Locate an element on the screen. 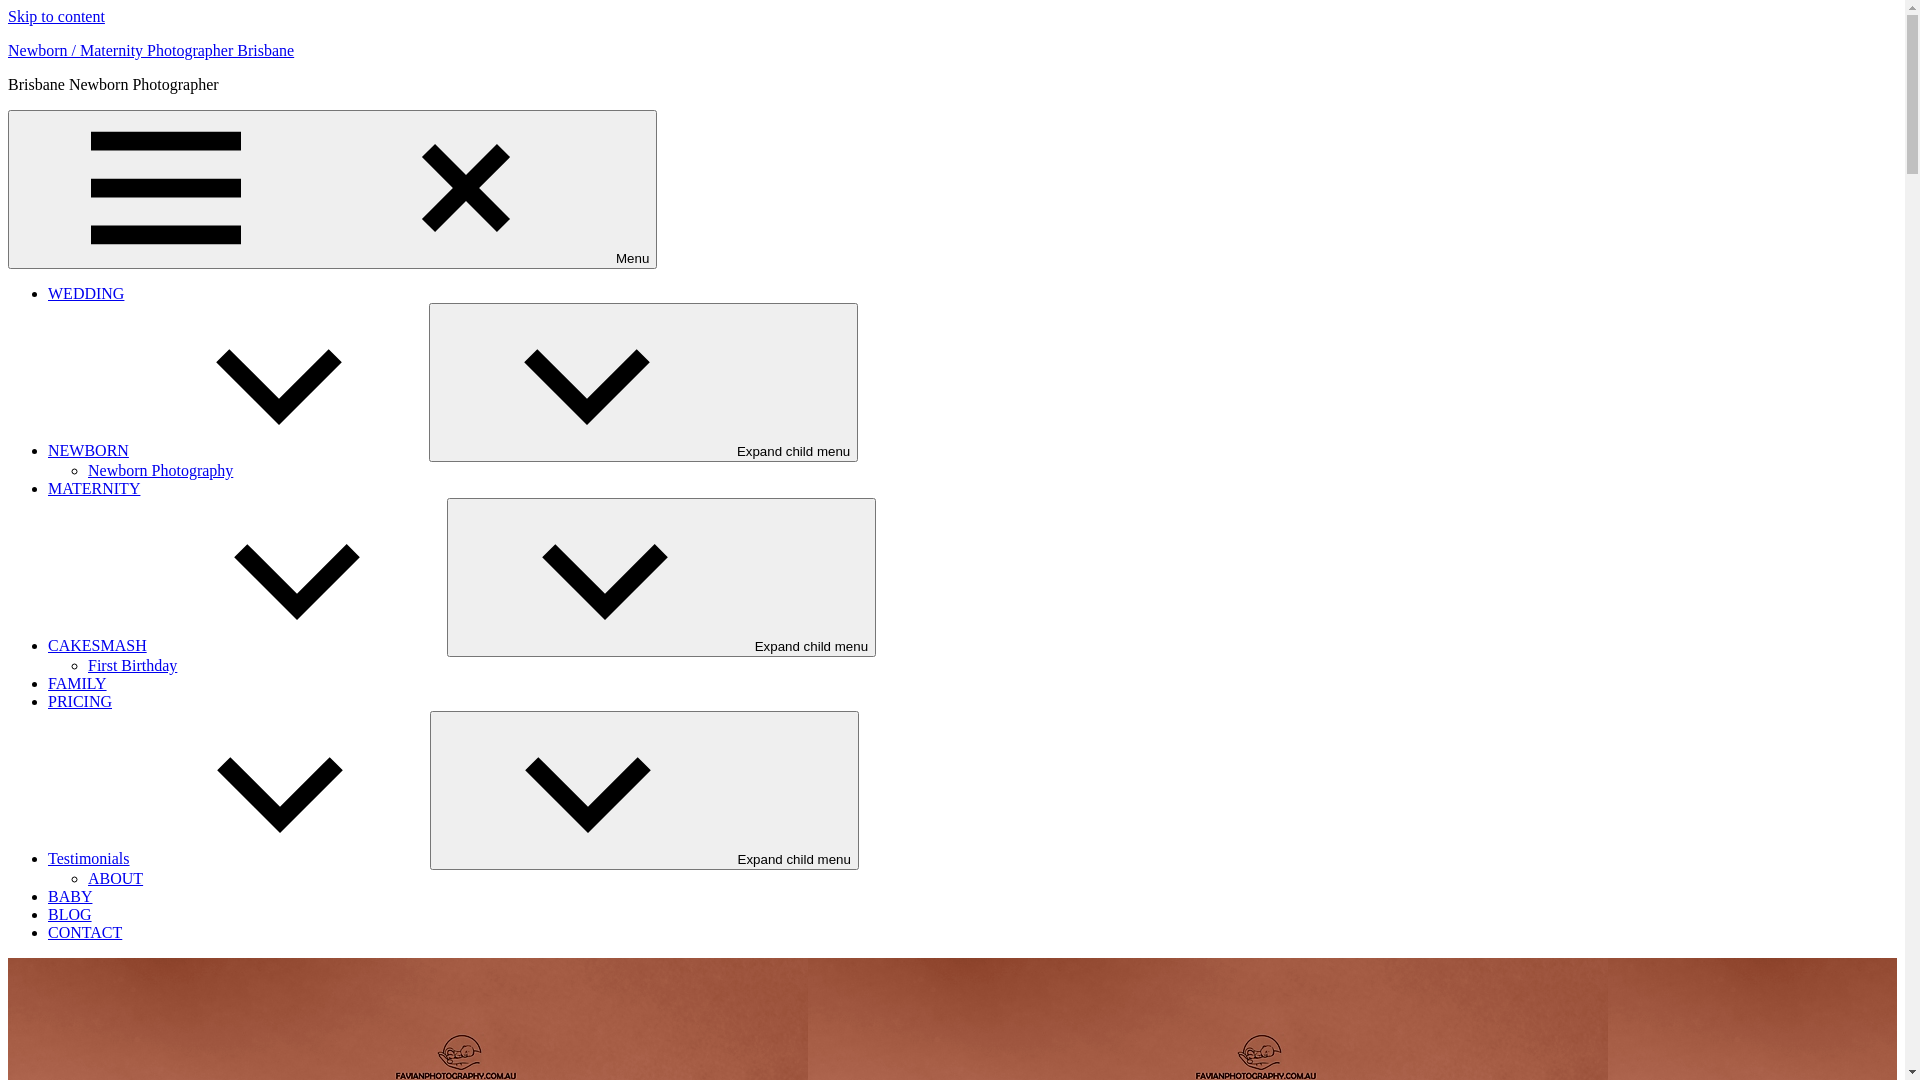 The image size is (1920, 1080). 'Menu' is located at coordinates (332, 189).